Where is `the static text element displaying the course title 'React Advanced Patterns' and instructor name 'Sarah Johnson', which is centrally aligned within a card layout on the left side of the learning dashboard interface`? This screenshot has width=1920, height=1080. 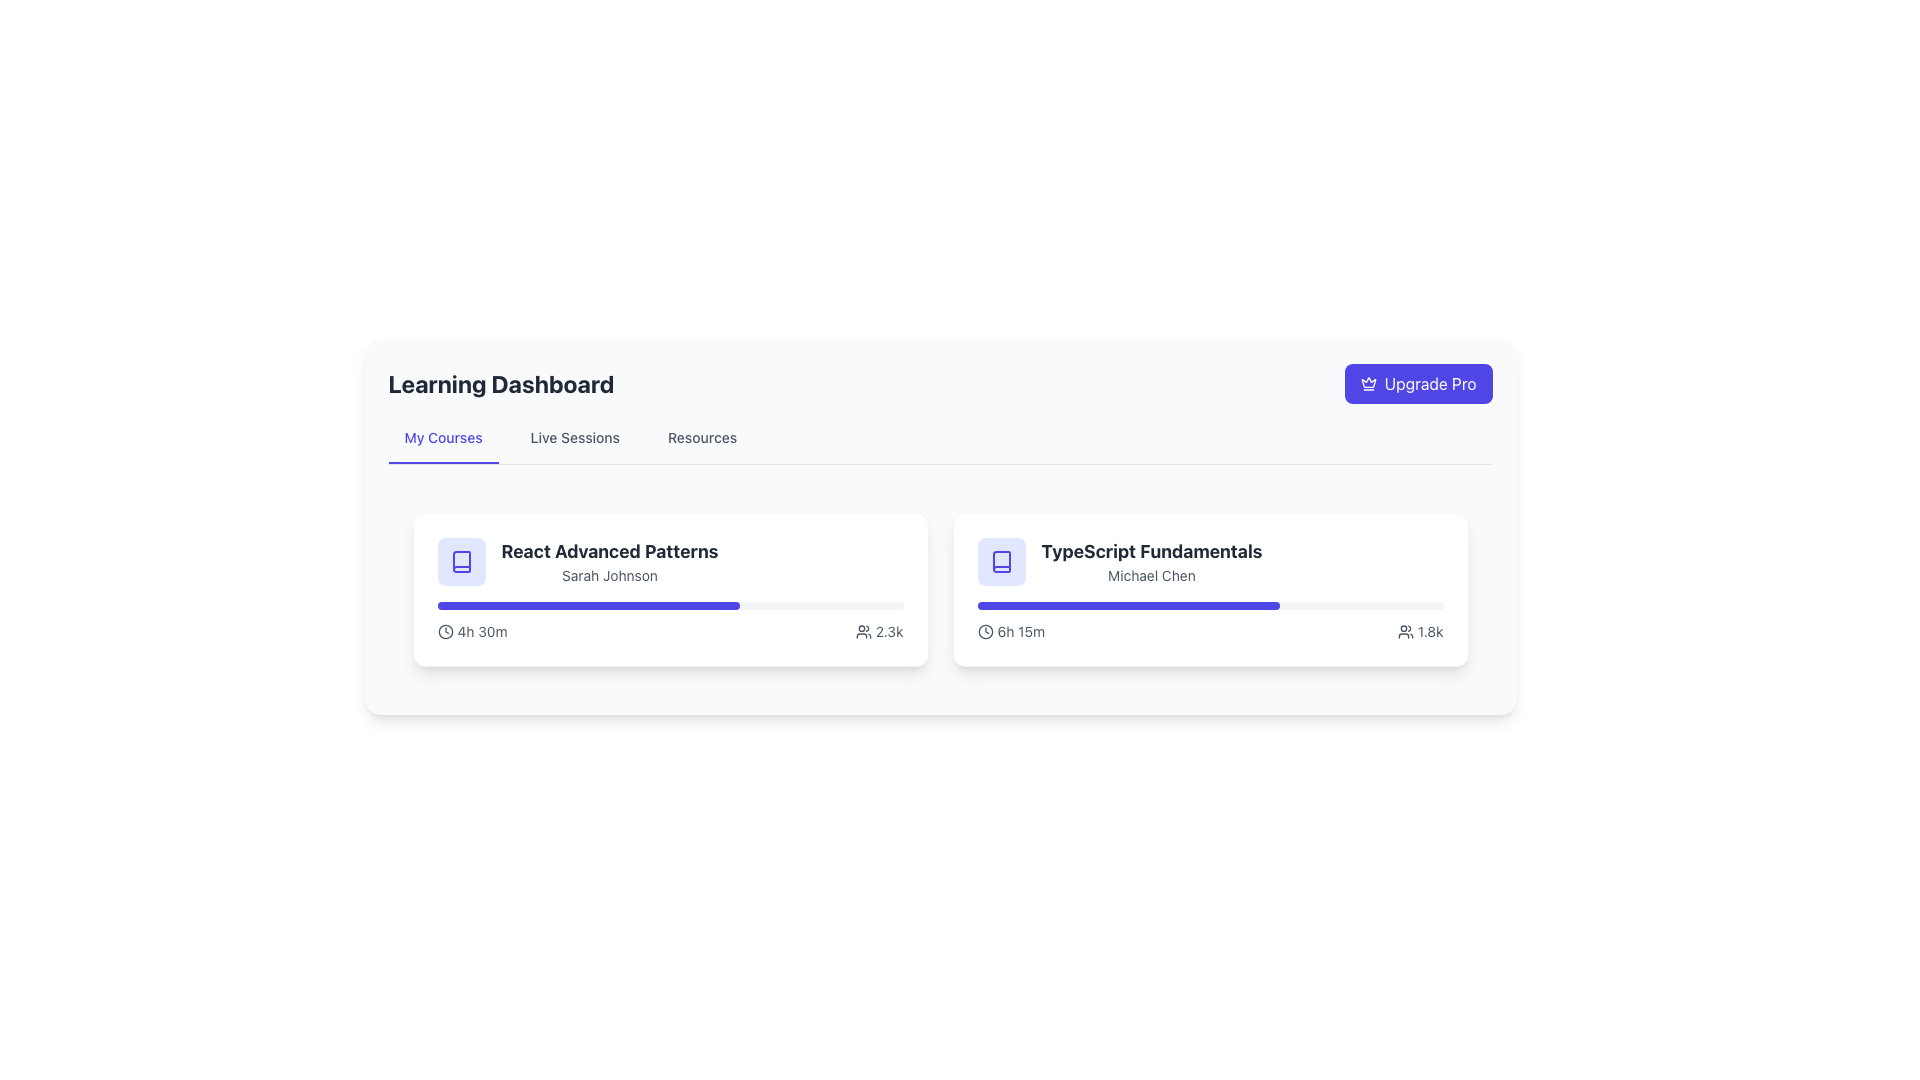 the static text element displaying the course title 'React Advanced Patterns' and instructor name 'Sarah Johnson', which is centrally aligned within a card layout on the left side of the learning dashboard interface is located at coordinates (608, 562).